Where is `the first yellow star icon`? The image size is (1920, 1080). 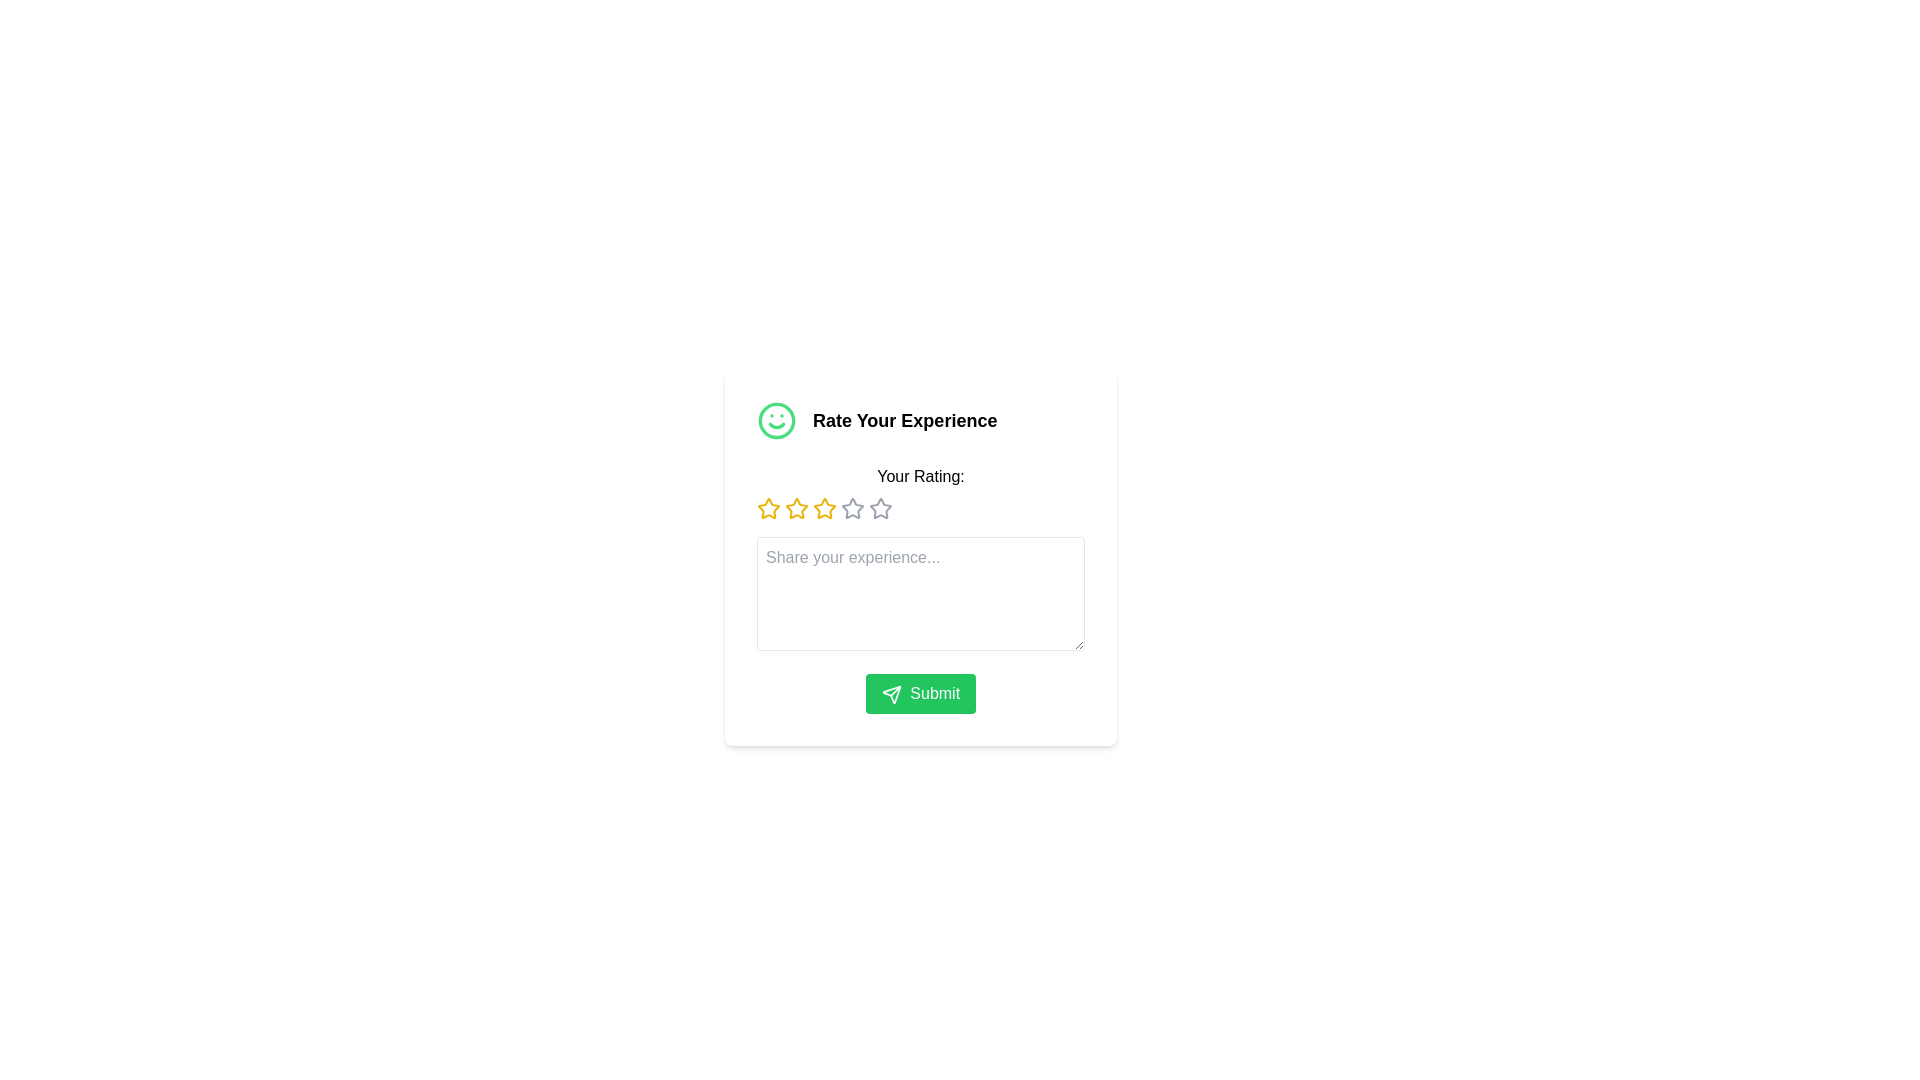 the first yellow star icon is located at coordinates (767, 507).